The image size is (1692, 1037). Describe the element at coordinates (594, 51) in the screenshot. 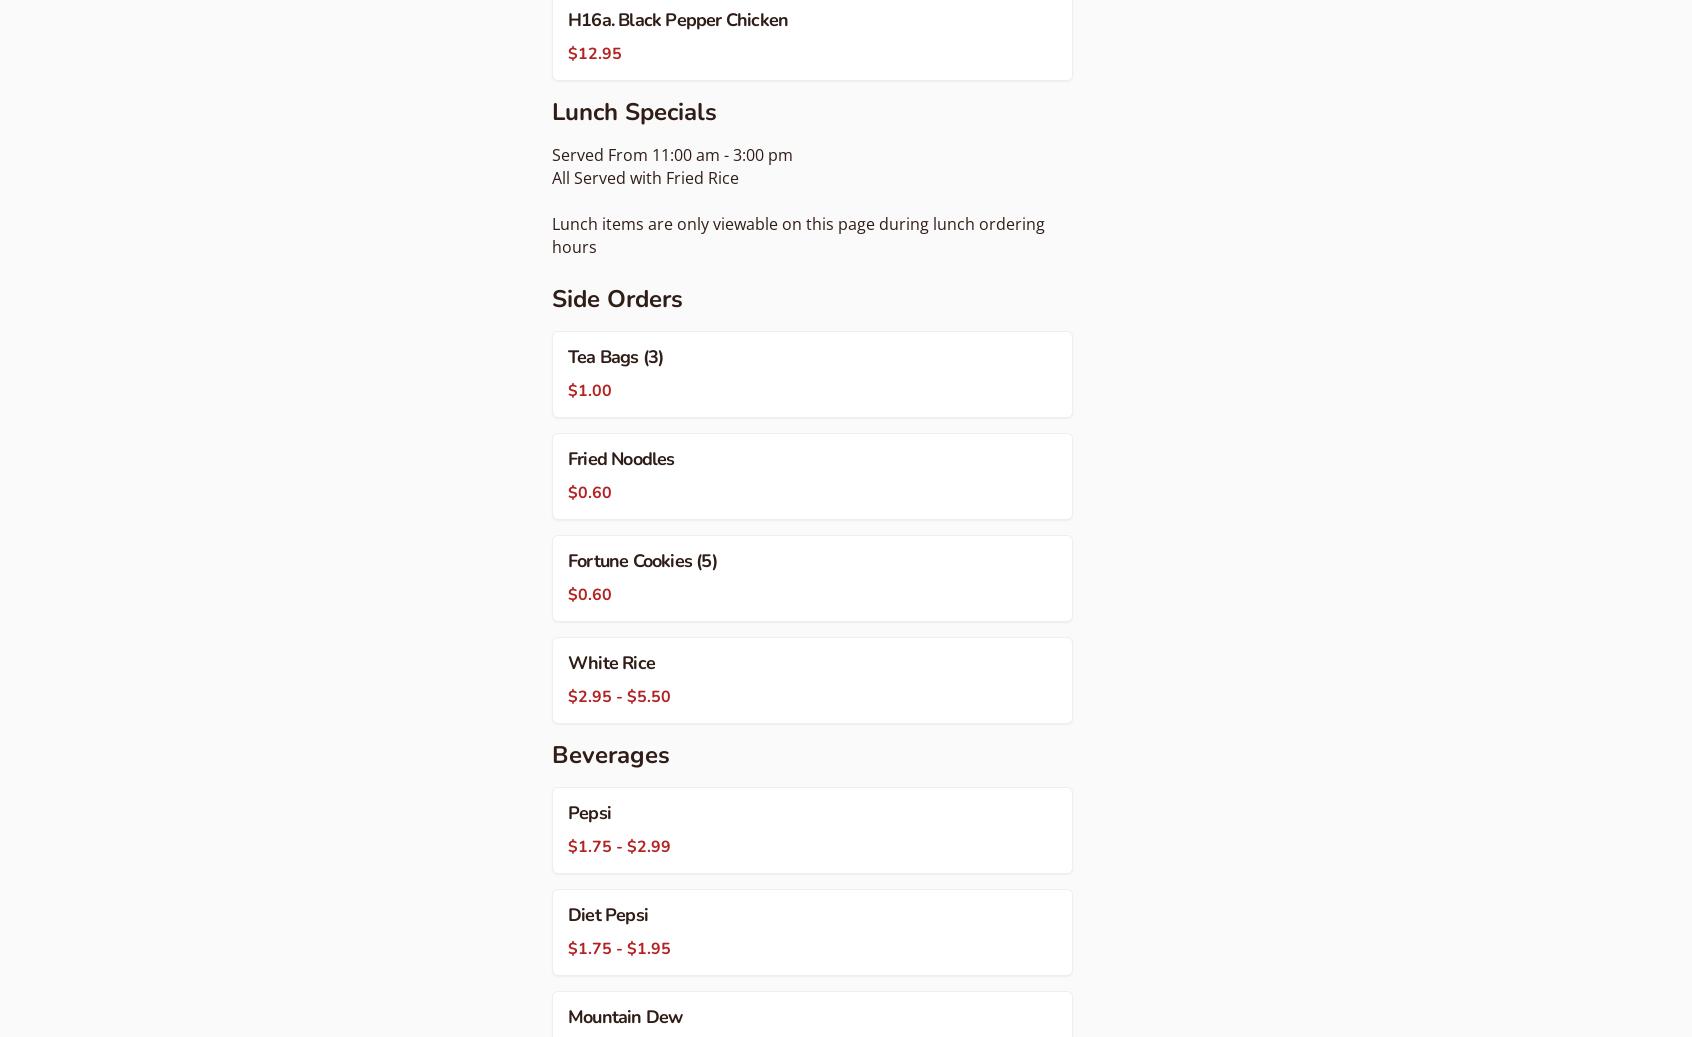

I see `'$12.95'` at that location.